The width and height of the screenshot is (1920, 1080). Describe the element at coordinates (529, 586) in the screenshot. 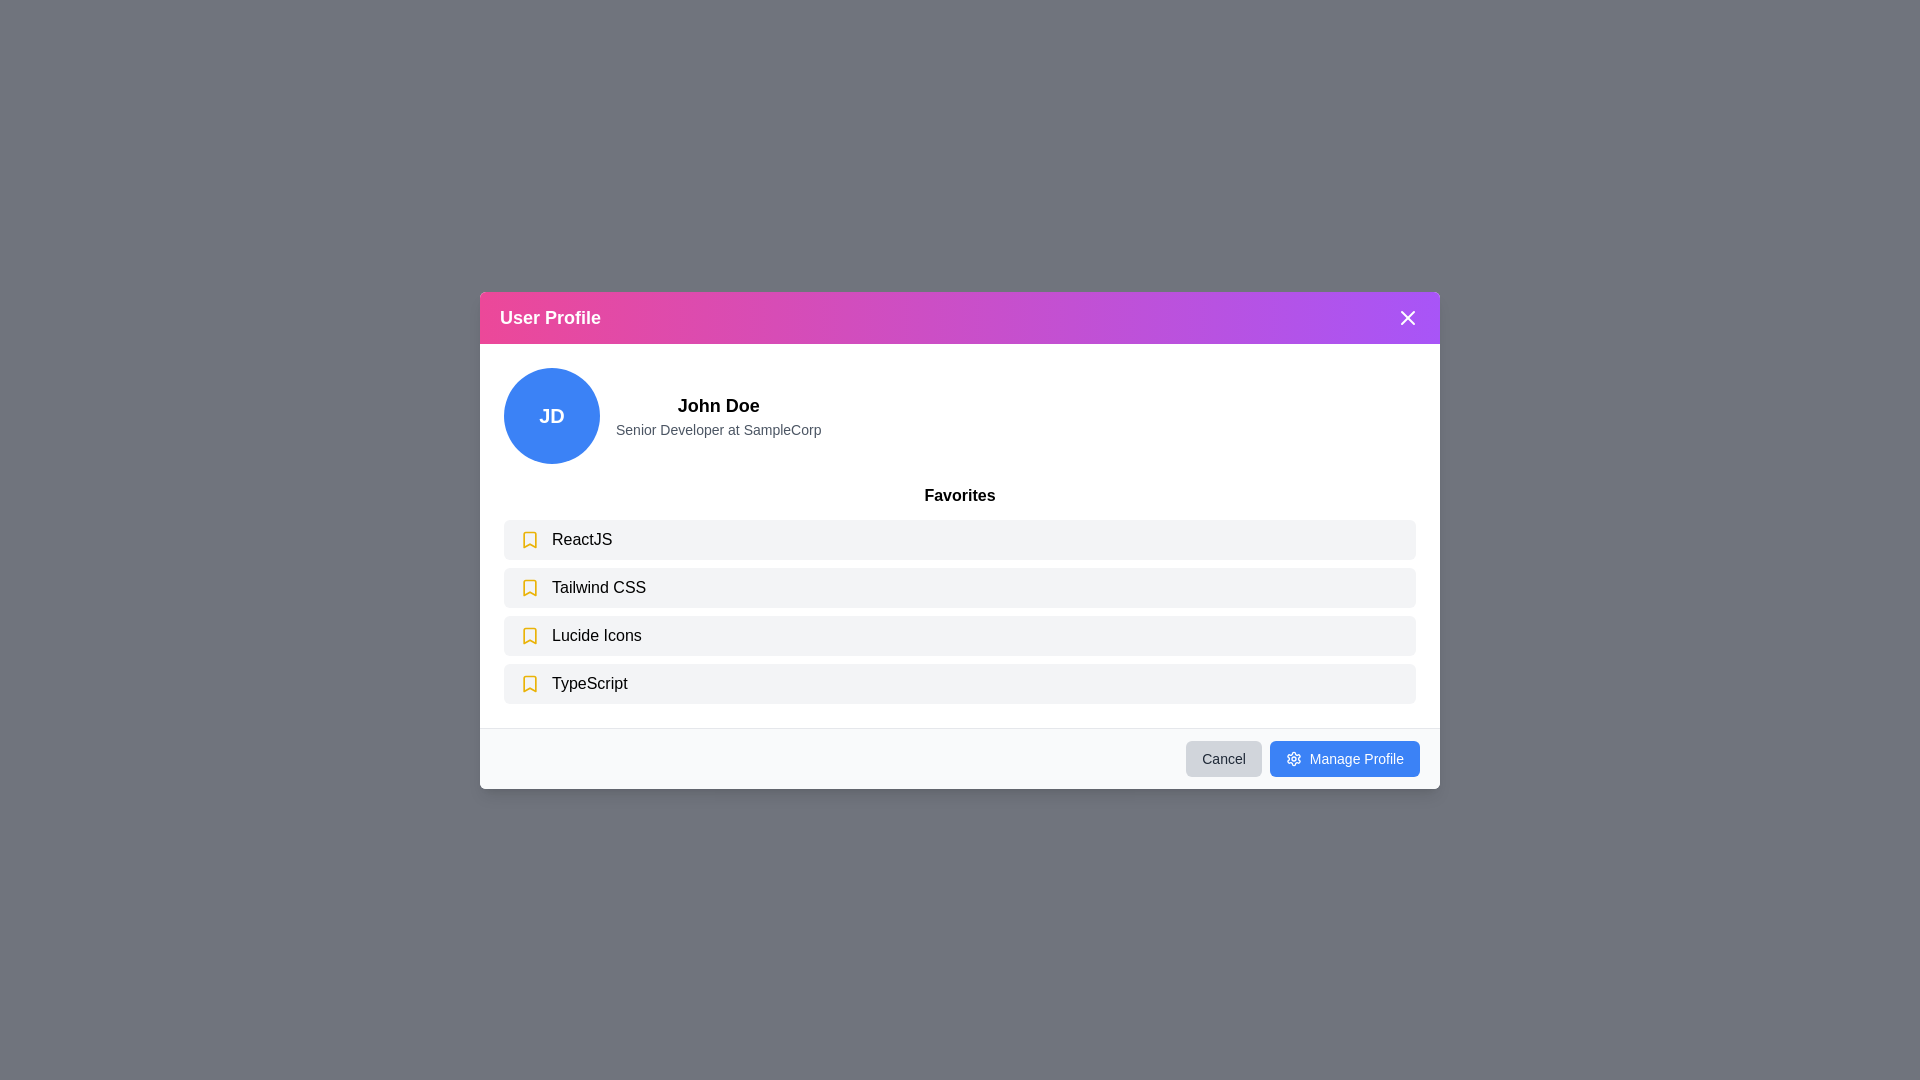

I see `the yellow bookmark icon located in the 'Tailwind CSS' row, to the left of the label text` at that location.